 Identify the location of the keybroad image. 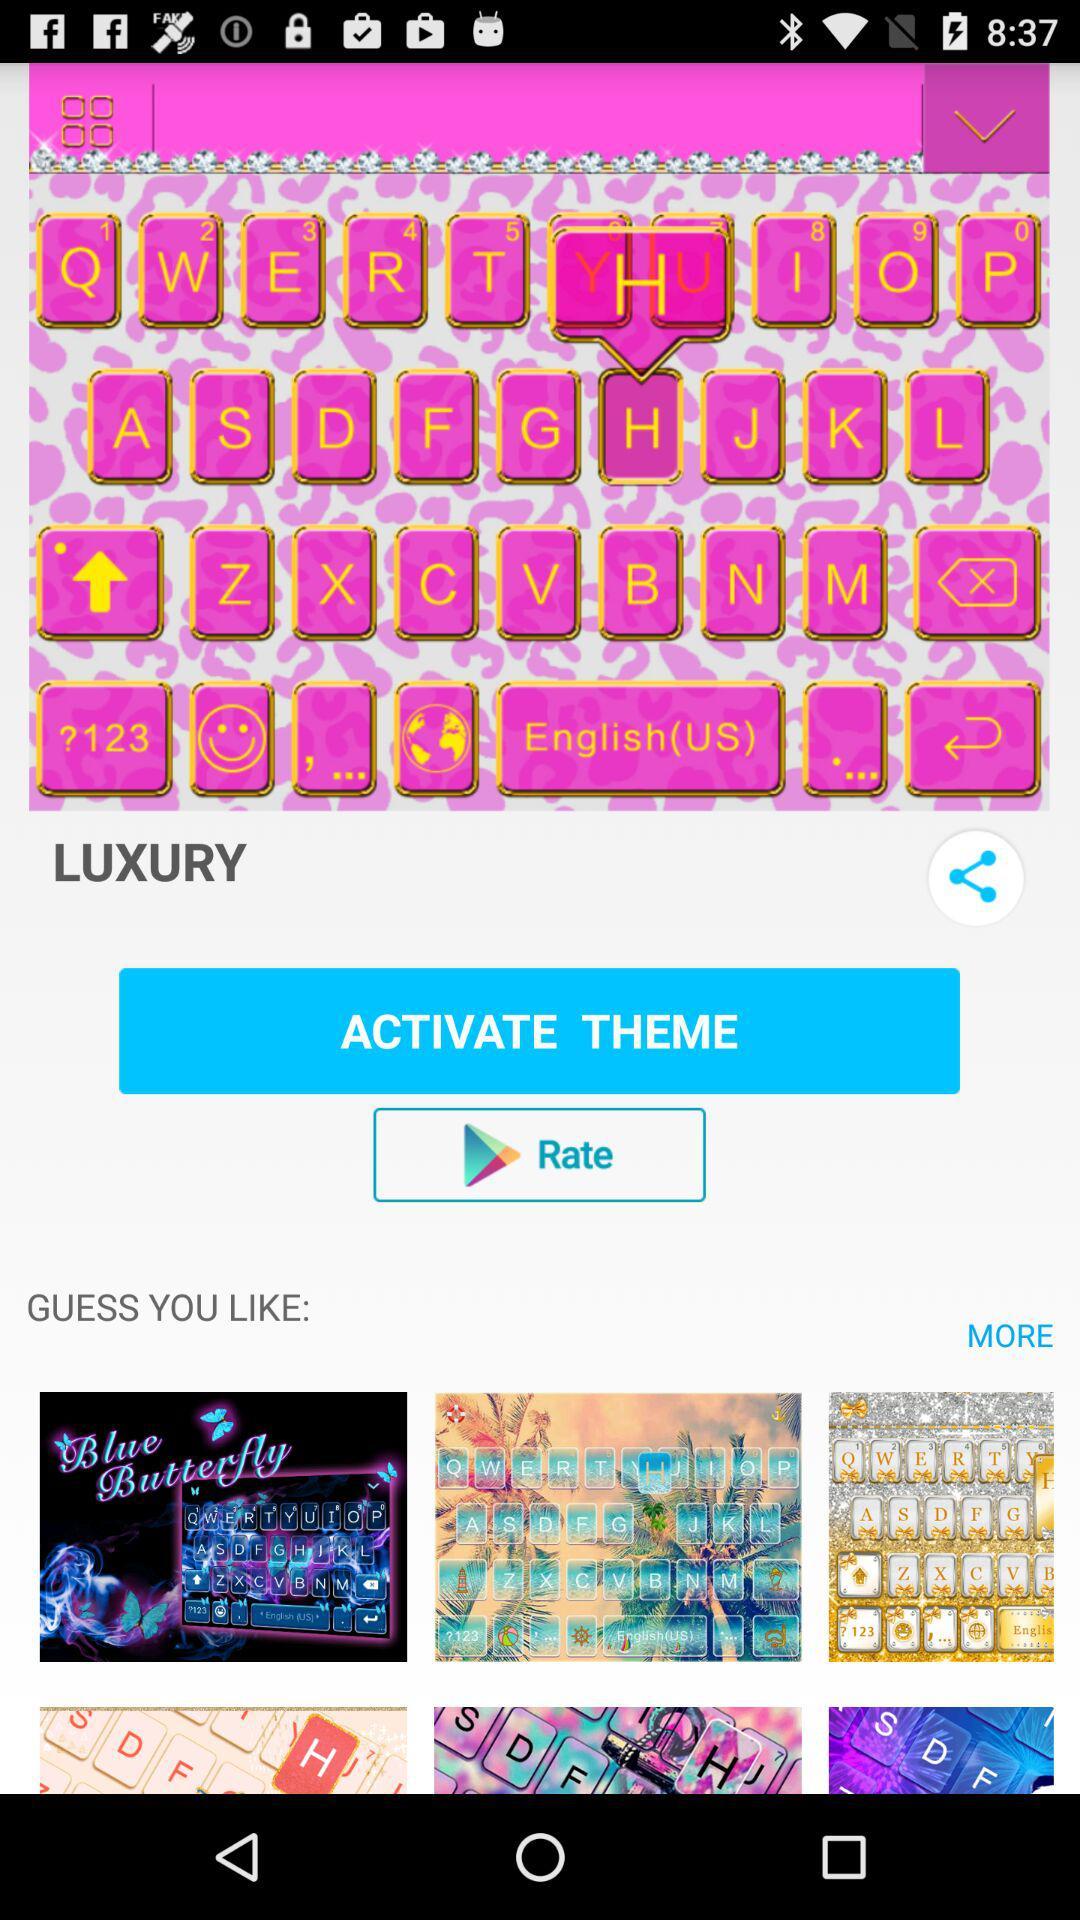
(941, 1738).